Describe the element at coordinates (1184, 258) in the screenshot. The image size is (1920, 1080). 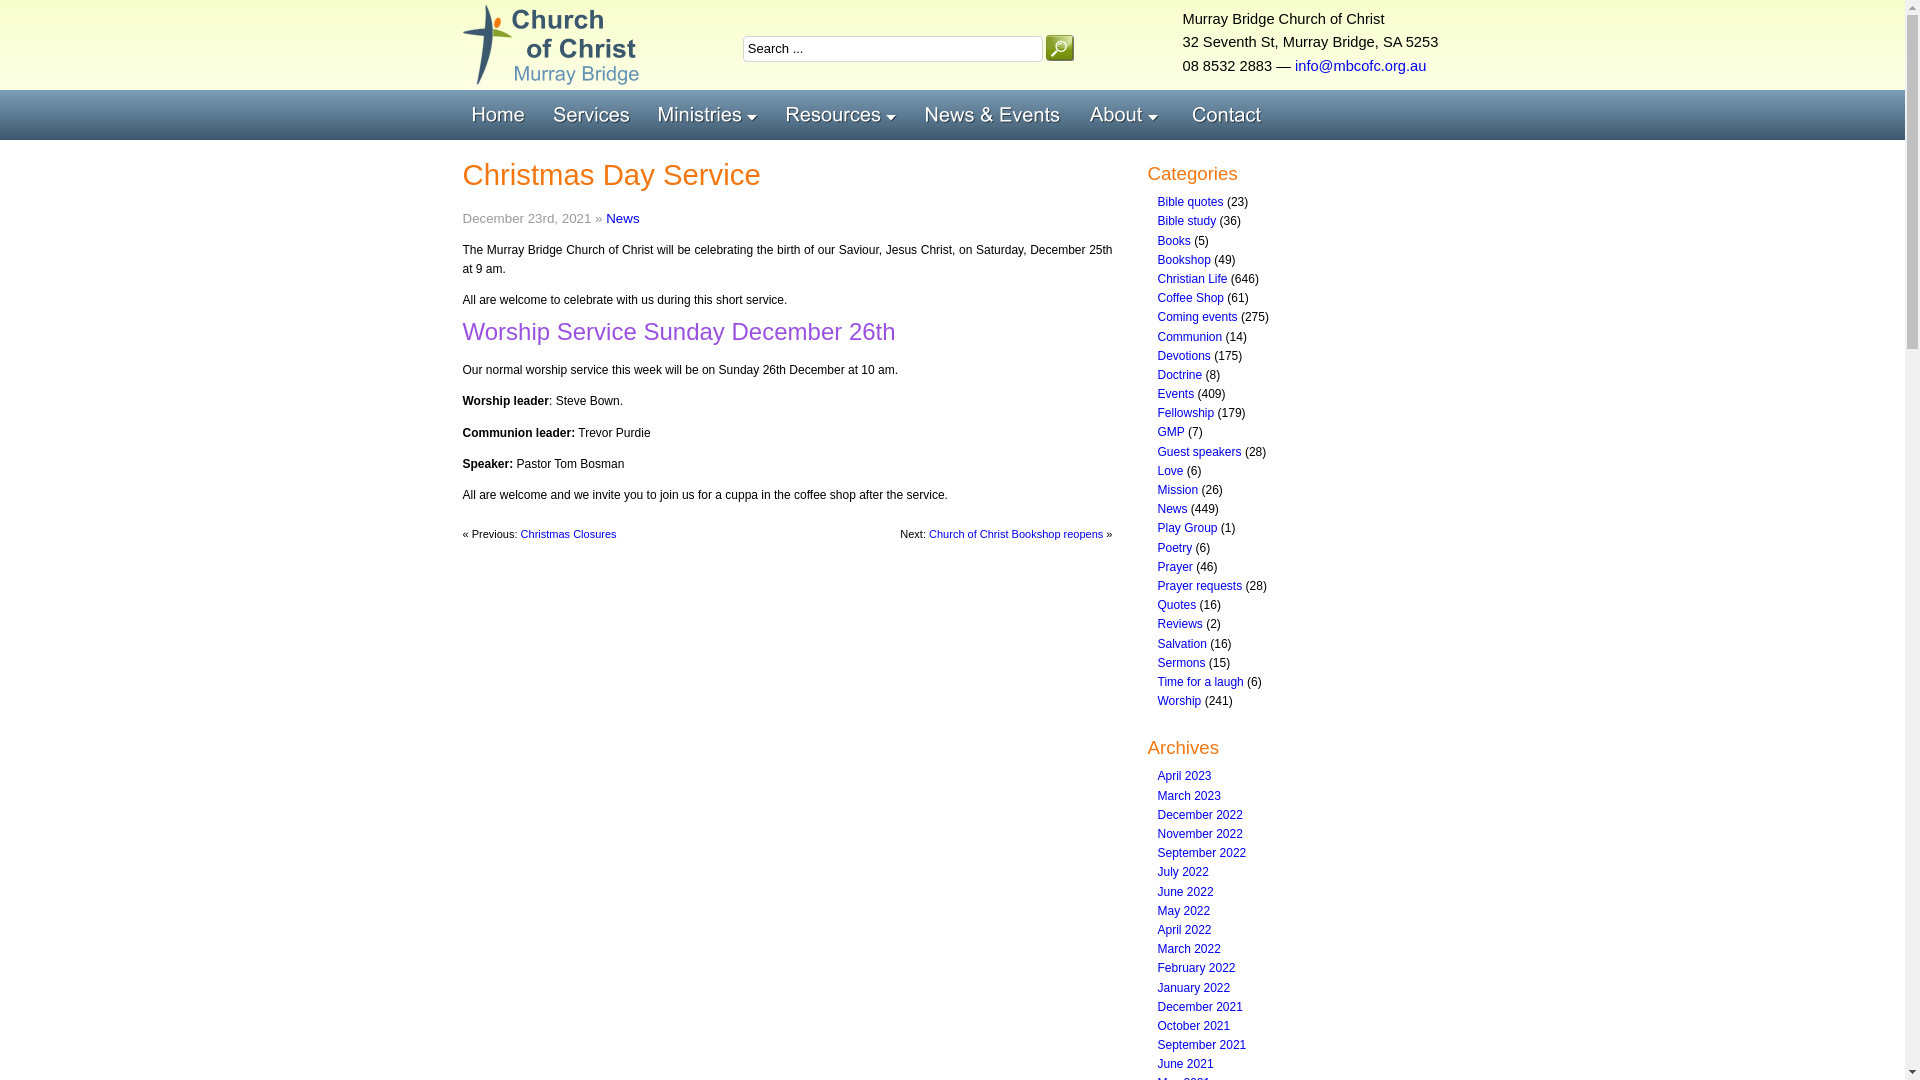
I see `'Bookshop'` at that location.